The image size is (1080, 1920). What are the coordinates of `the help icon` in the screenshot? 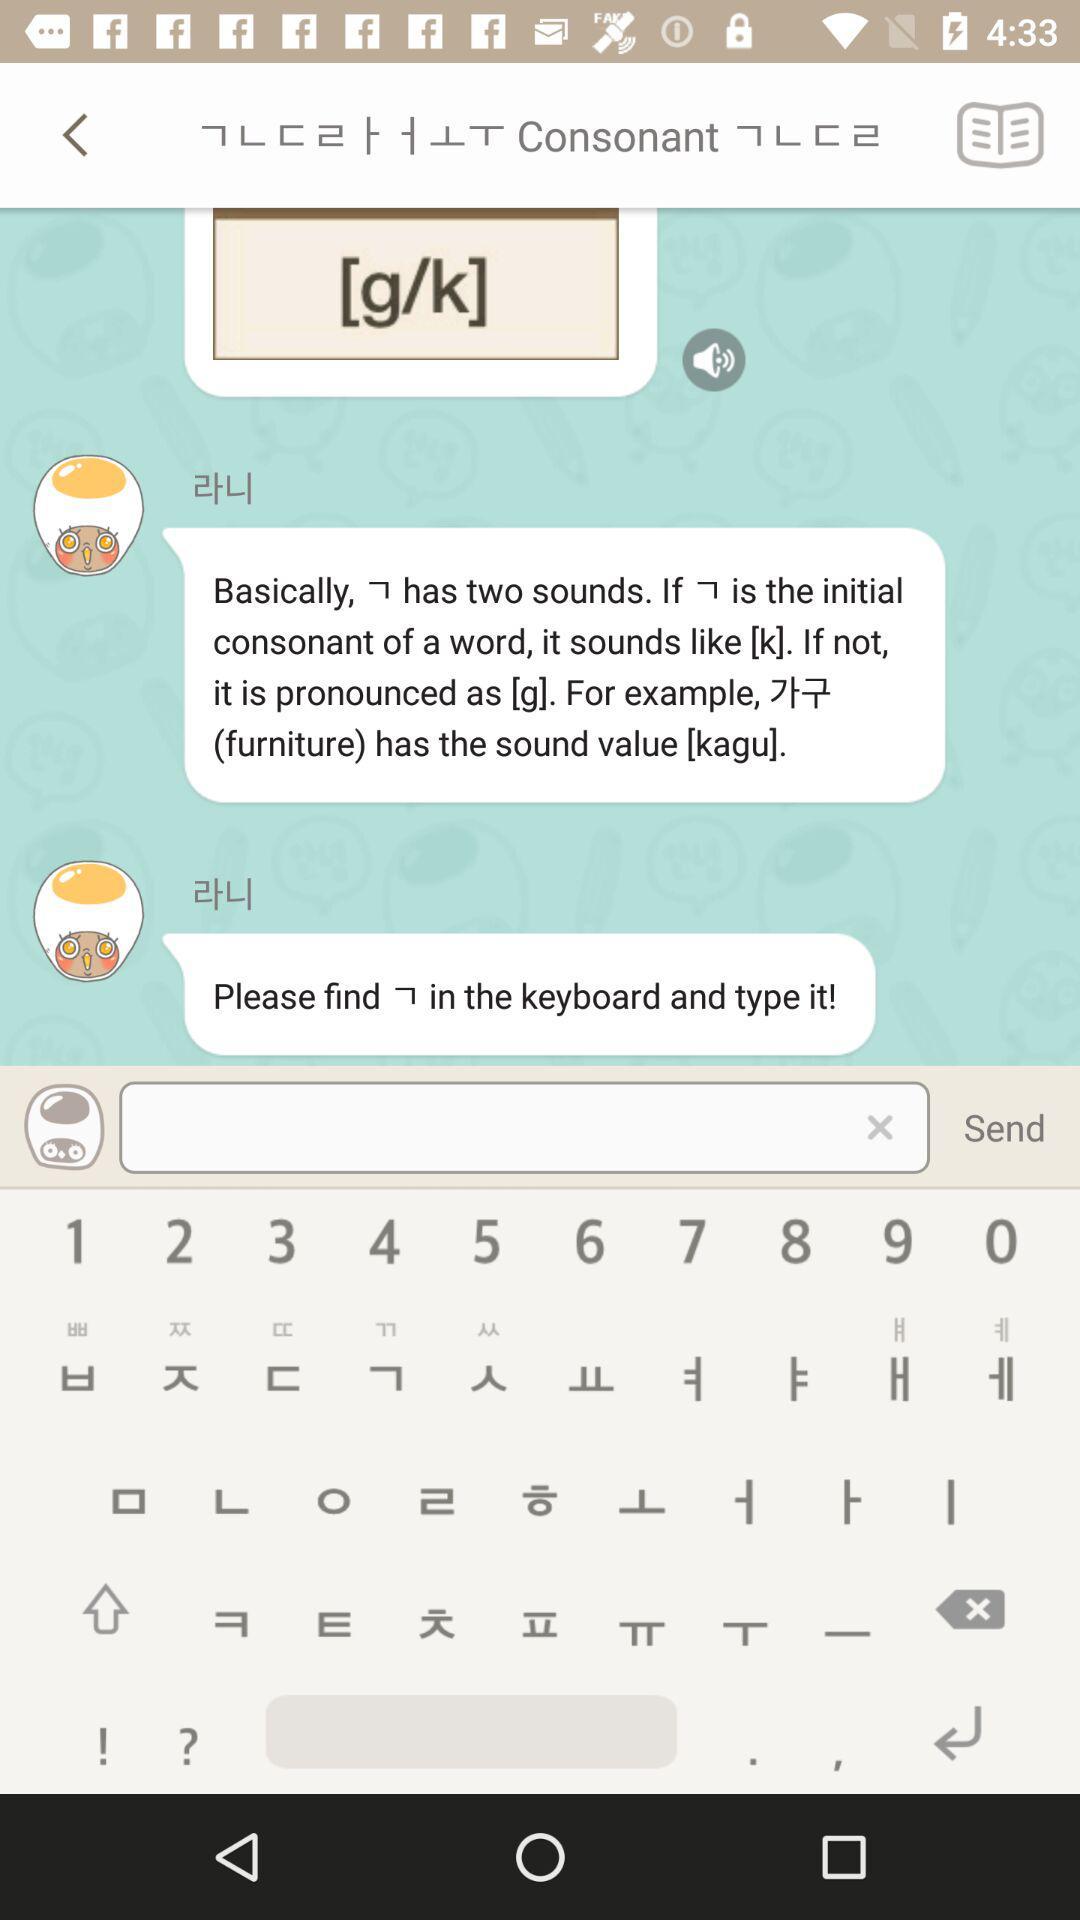 It's located at (189, 1731).